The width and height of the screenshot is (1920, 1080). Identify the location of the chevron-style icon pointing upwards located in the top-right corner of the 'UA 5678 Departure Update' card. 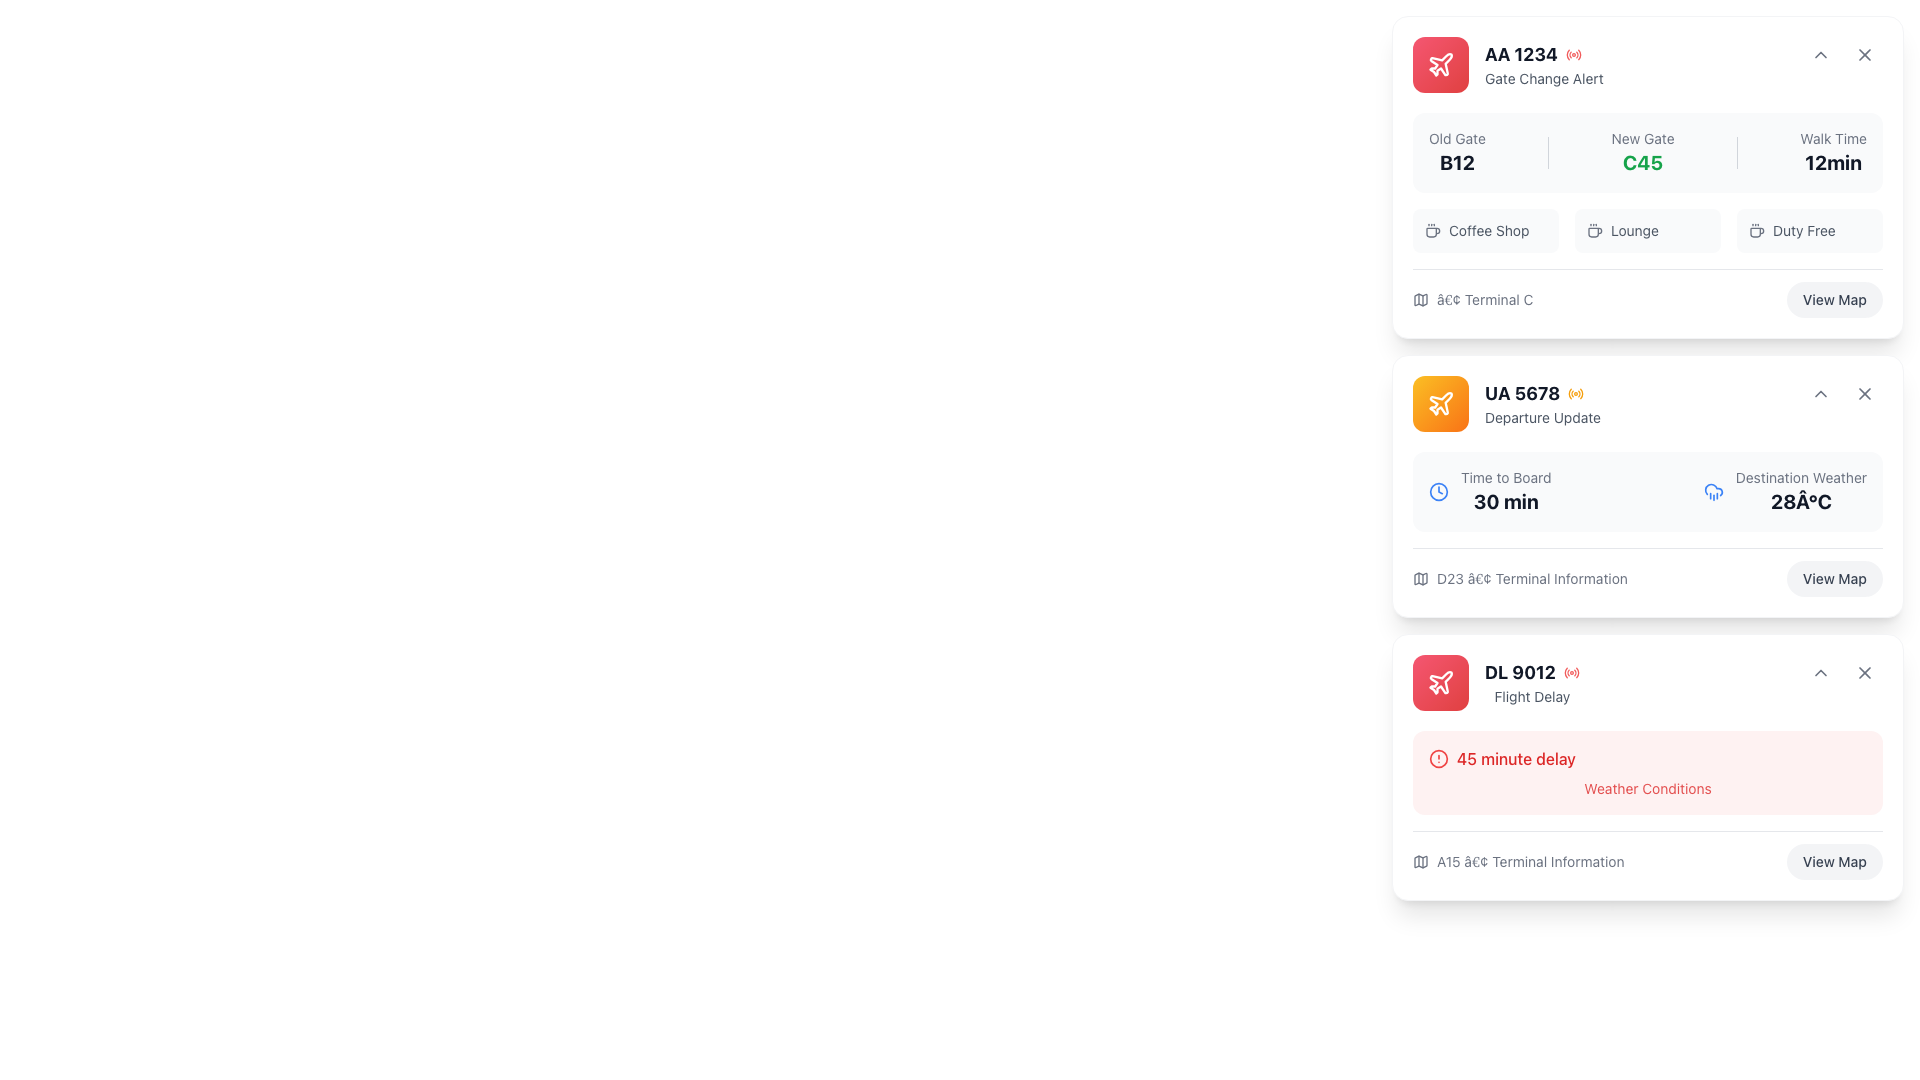
(1820, 393).